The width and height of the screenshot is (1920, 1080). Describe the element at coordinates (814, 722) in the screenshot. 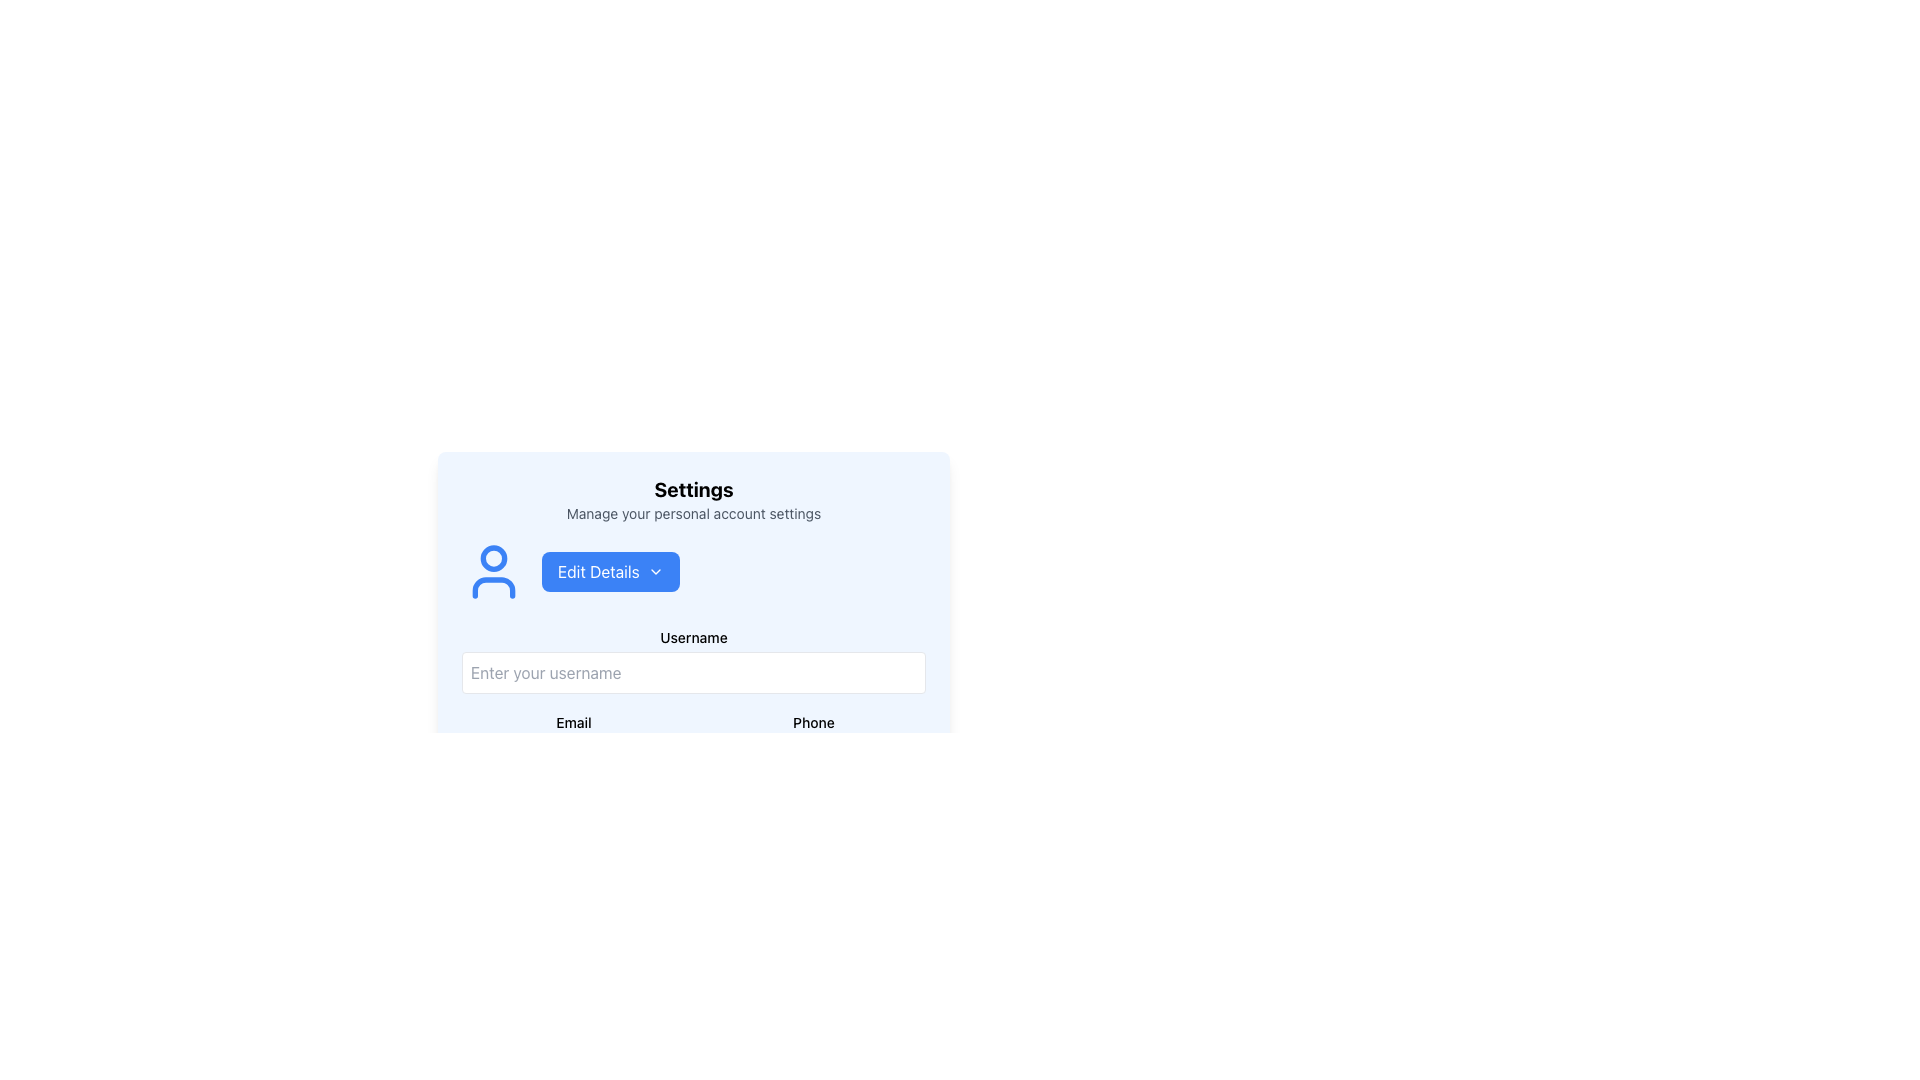

I see `the Text label that provides context for the phone number input field, located below the 'Settings' label` at that location.